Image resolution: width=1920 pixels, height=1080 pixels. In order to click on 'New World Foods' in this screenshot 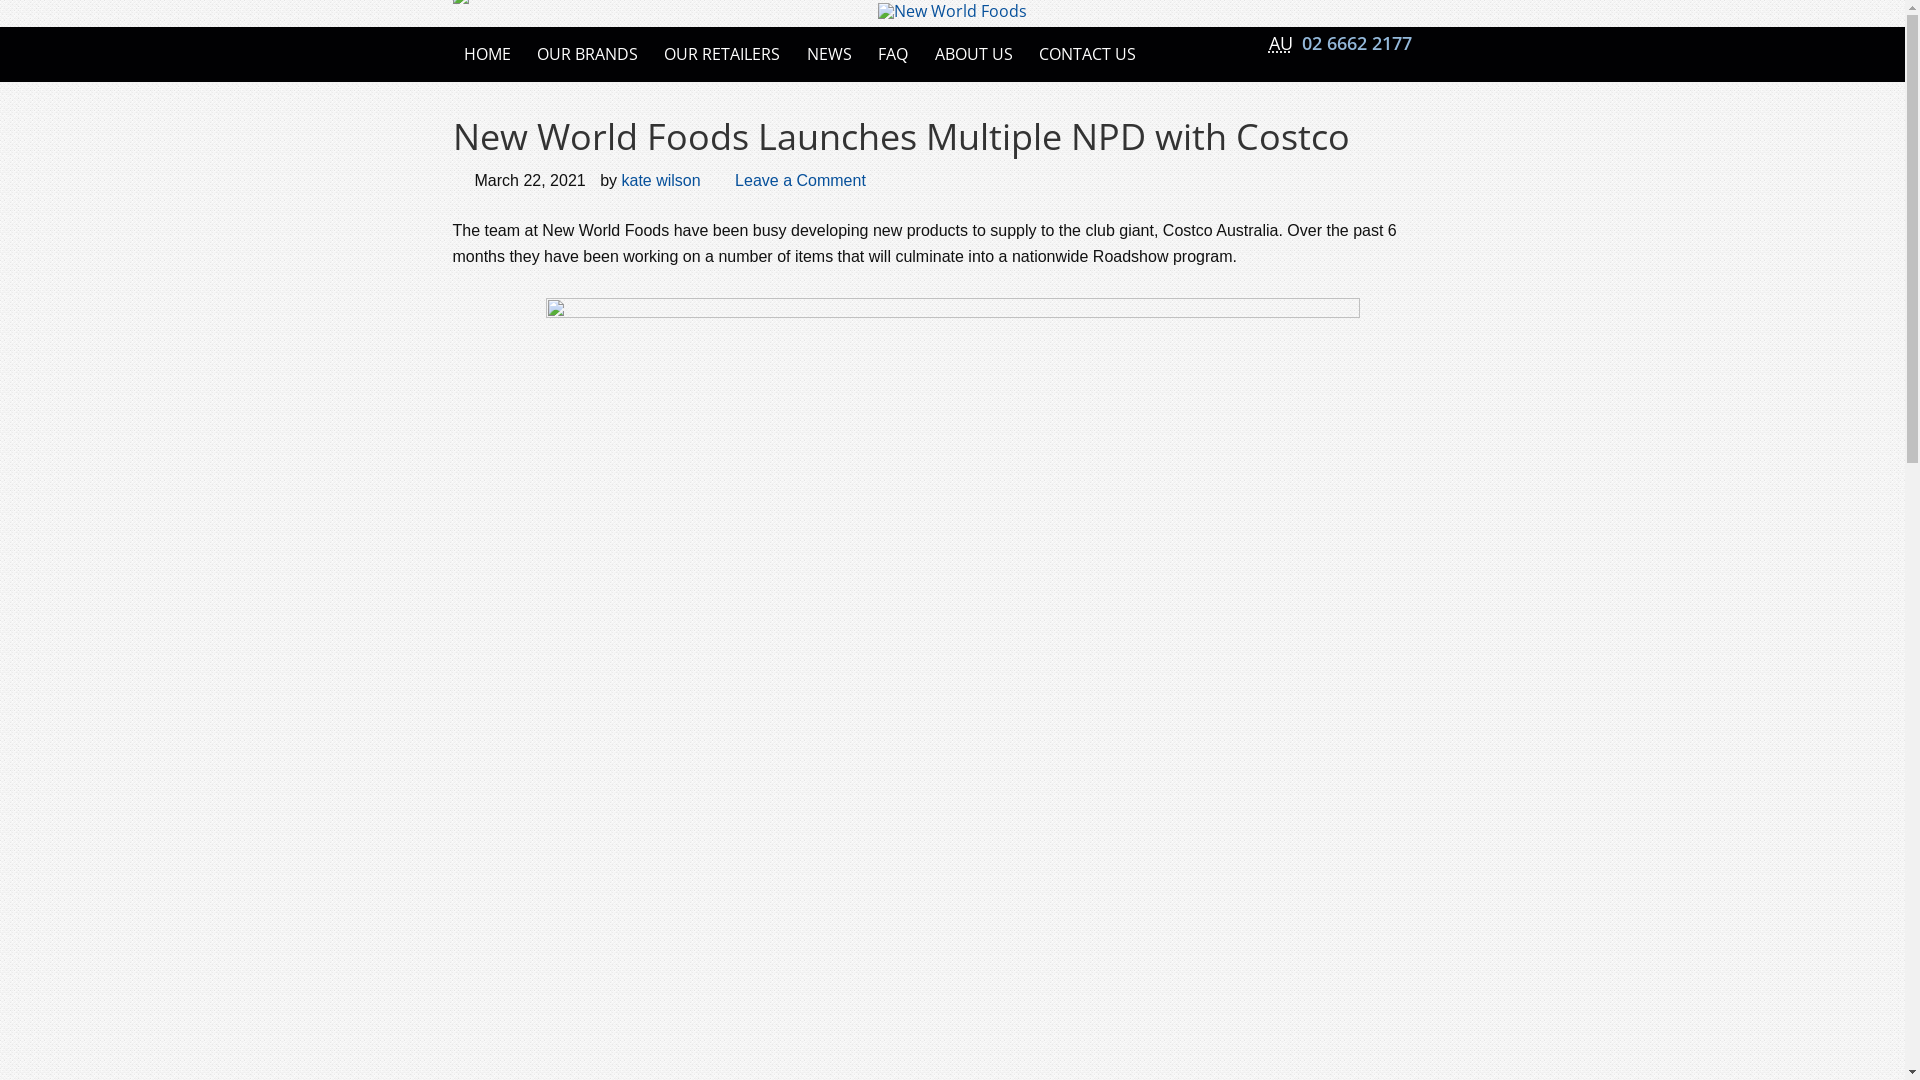, I will do `click(951, 11)`.